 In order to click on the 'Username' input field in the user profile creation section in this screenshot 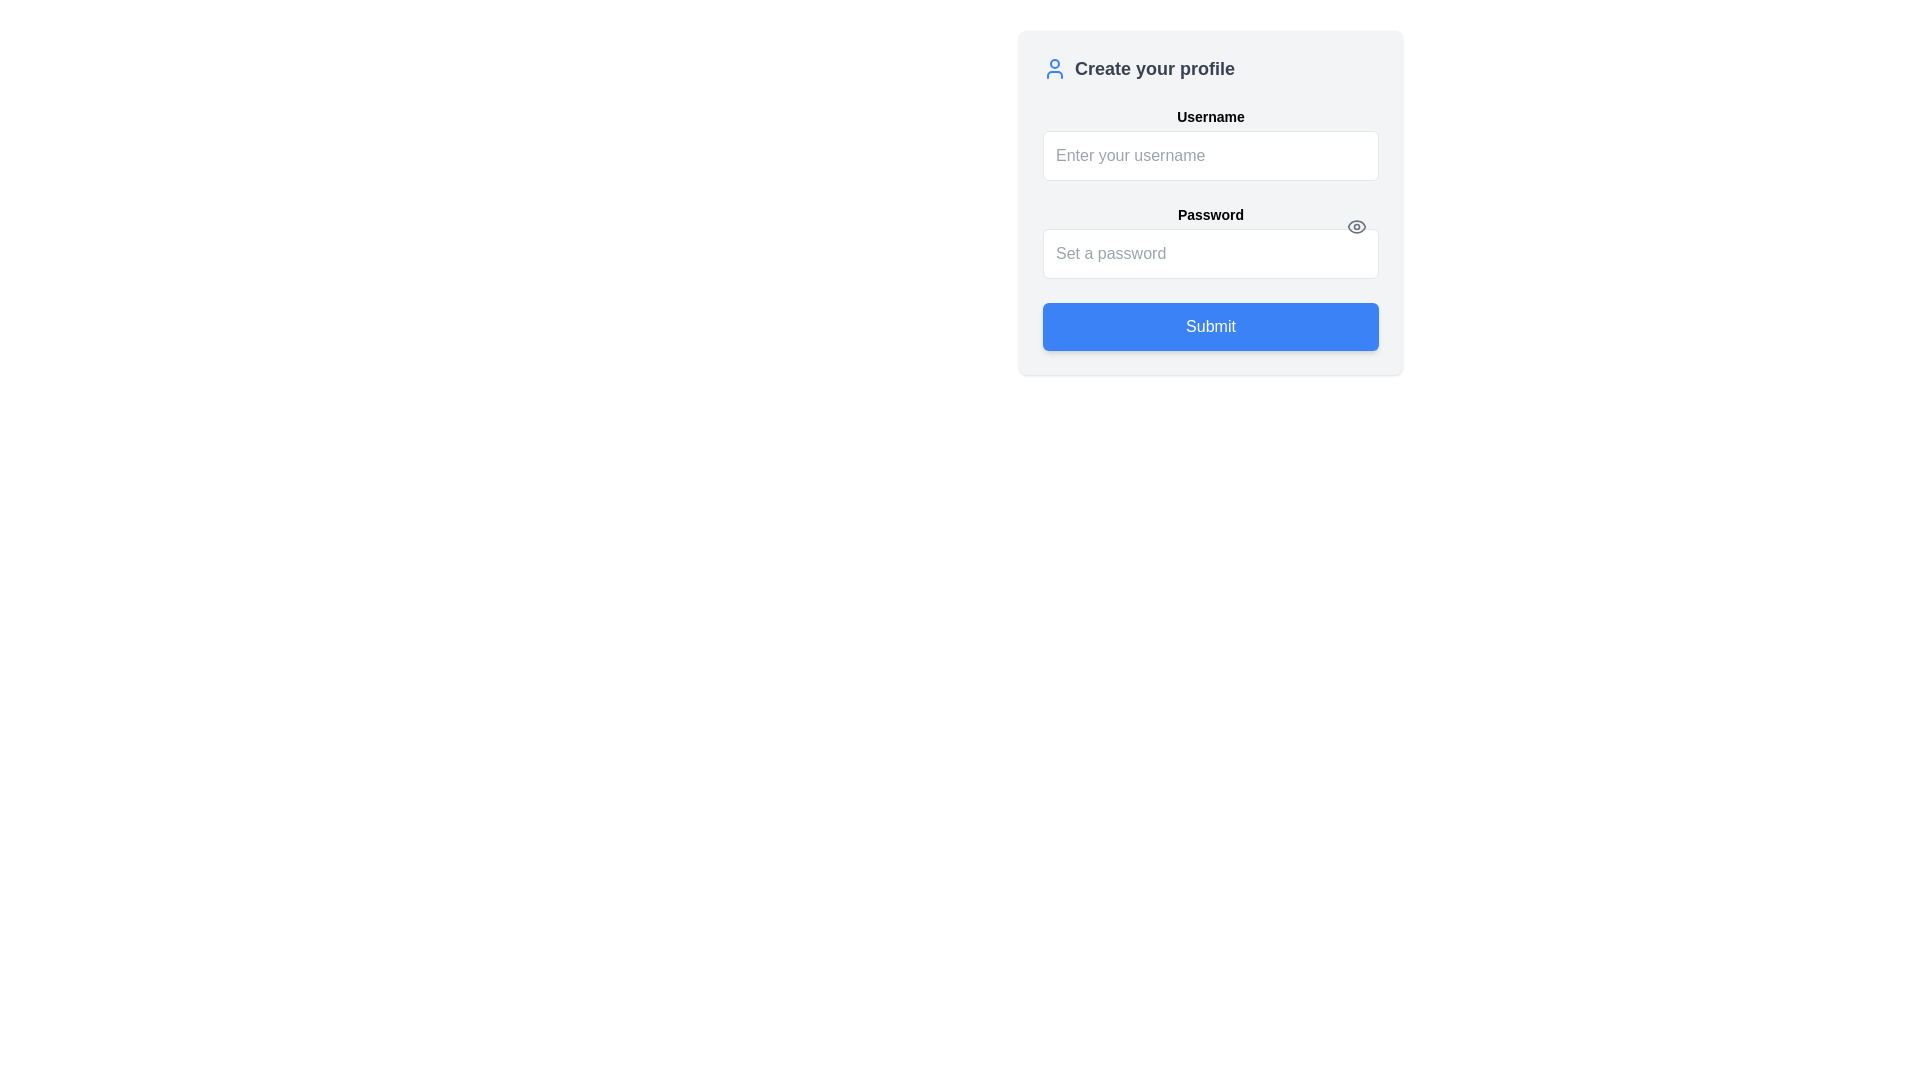, I will do `click(1209, 142)`.